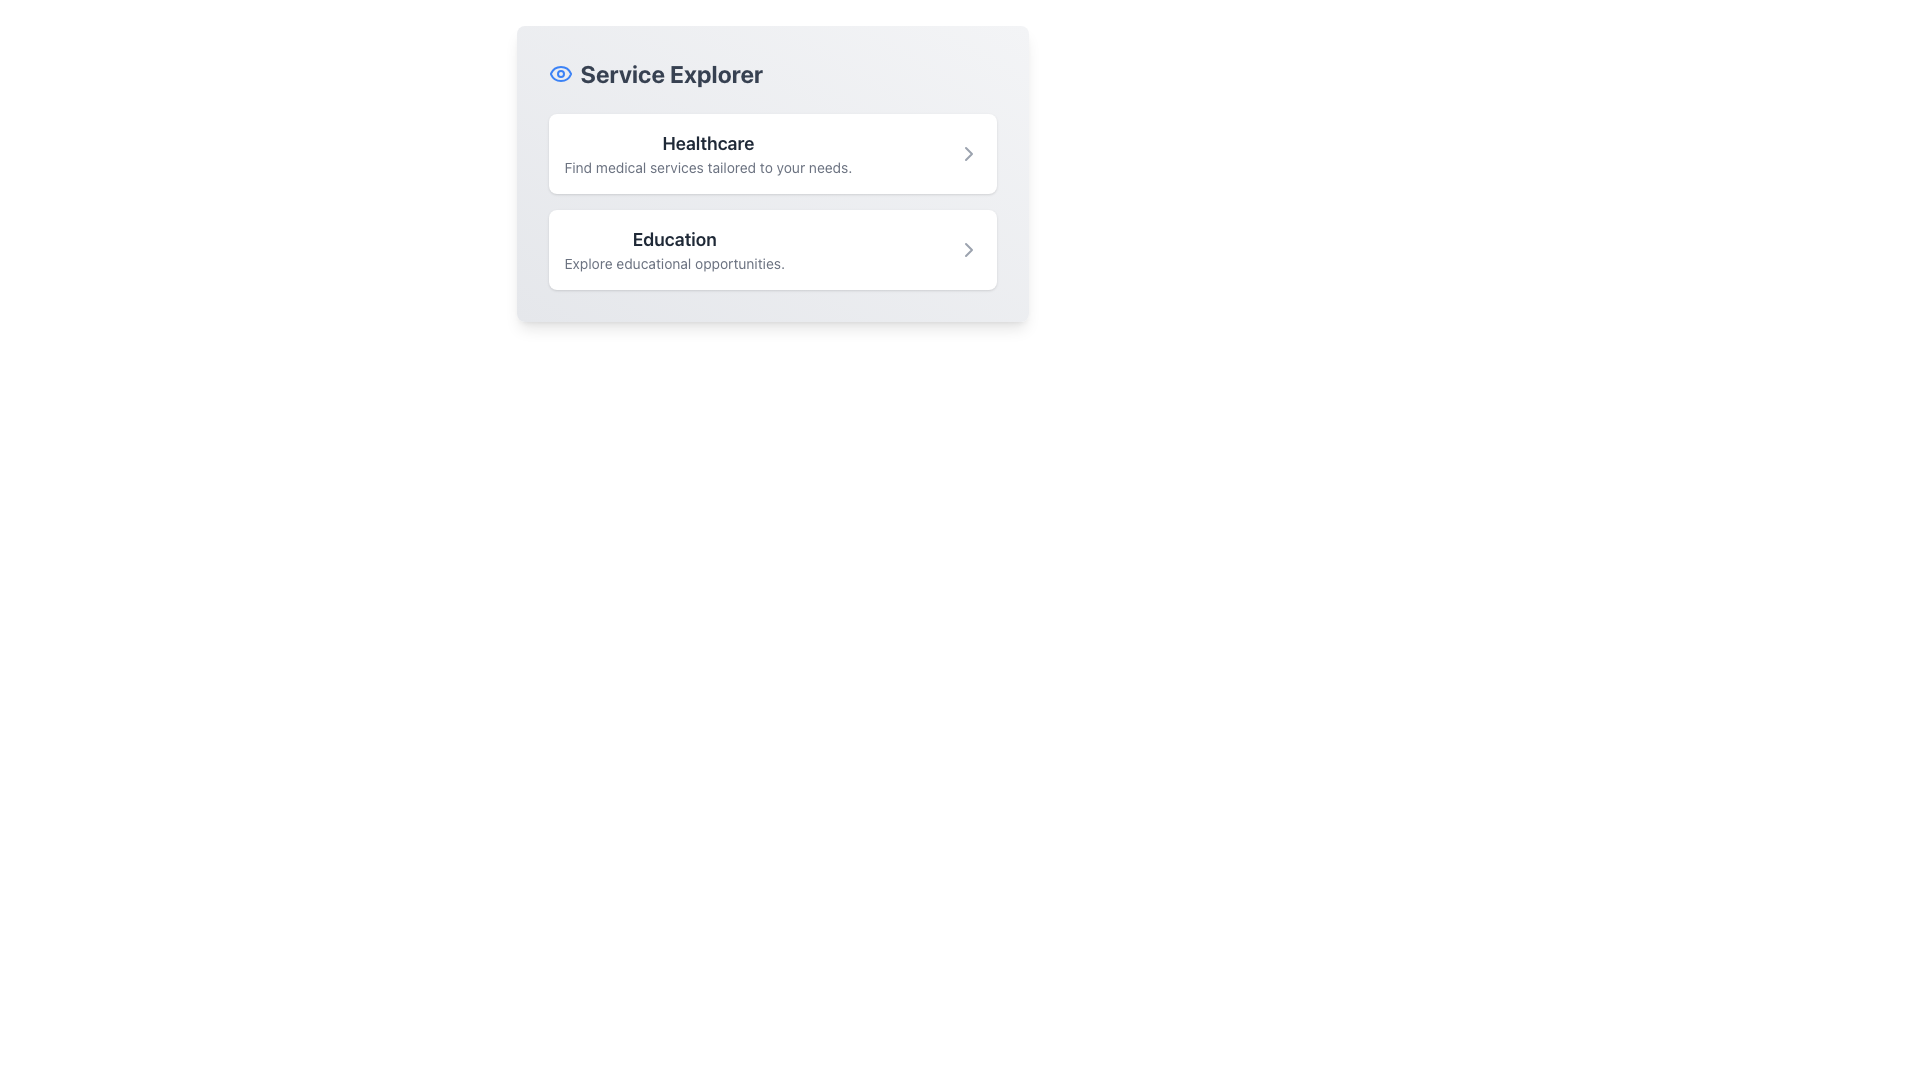  Describe the element at coordinates (674, 238) in the screenshot. I see `the Text Label that serves as a heading for the 'Education' section, located below the 'Healthcare' row` at that location.